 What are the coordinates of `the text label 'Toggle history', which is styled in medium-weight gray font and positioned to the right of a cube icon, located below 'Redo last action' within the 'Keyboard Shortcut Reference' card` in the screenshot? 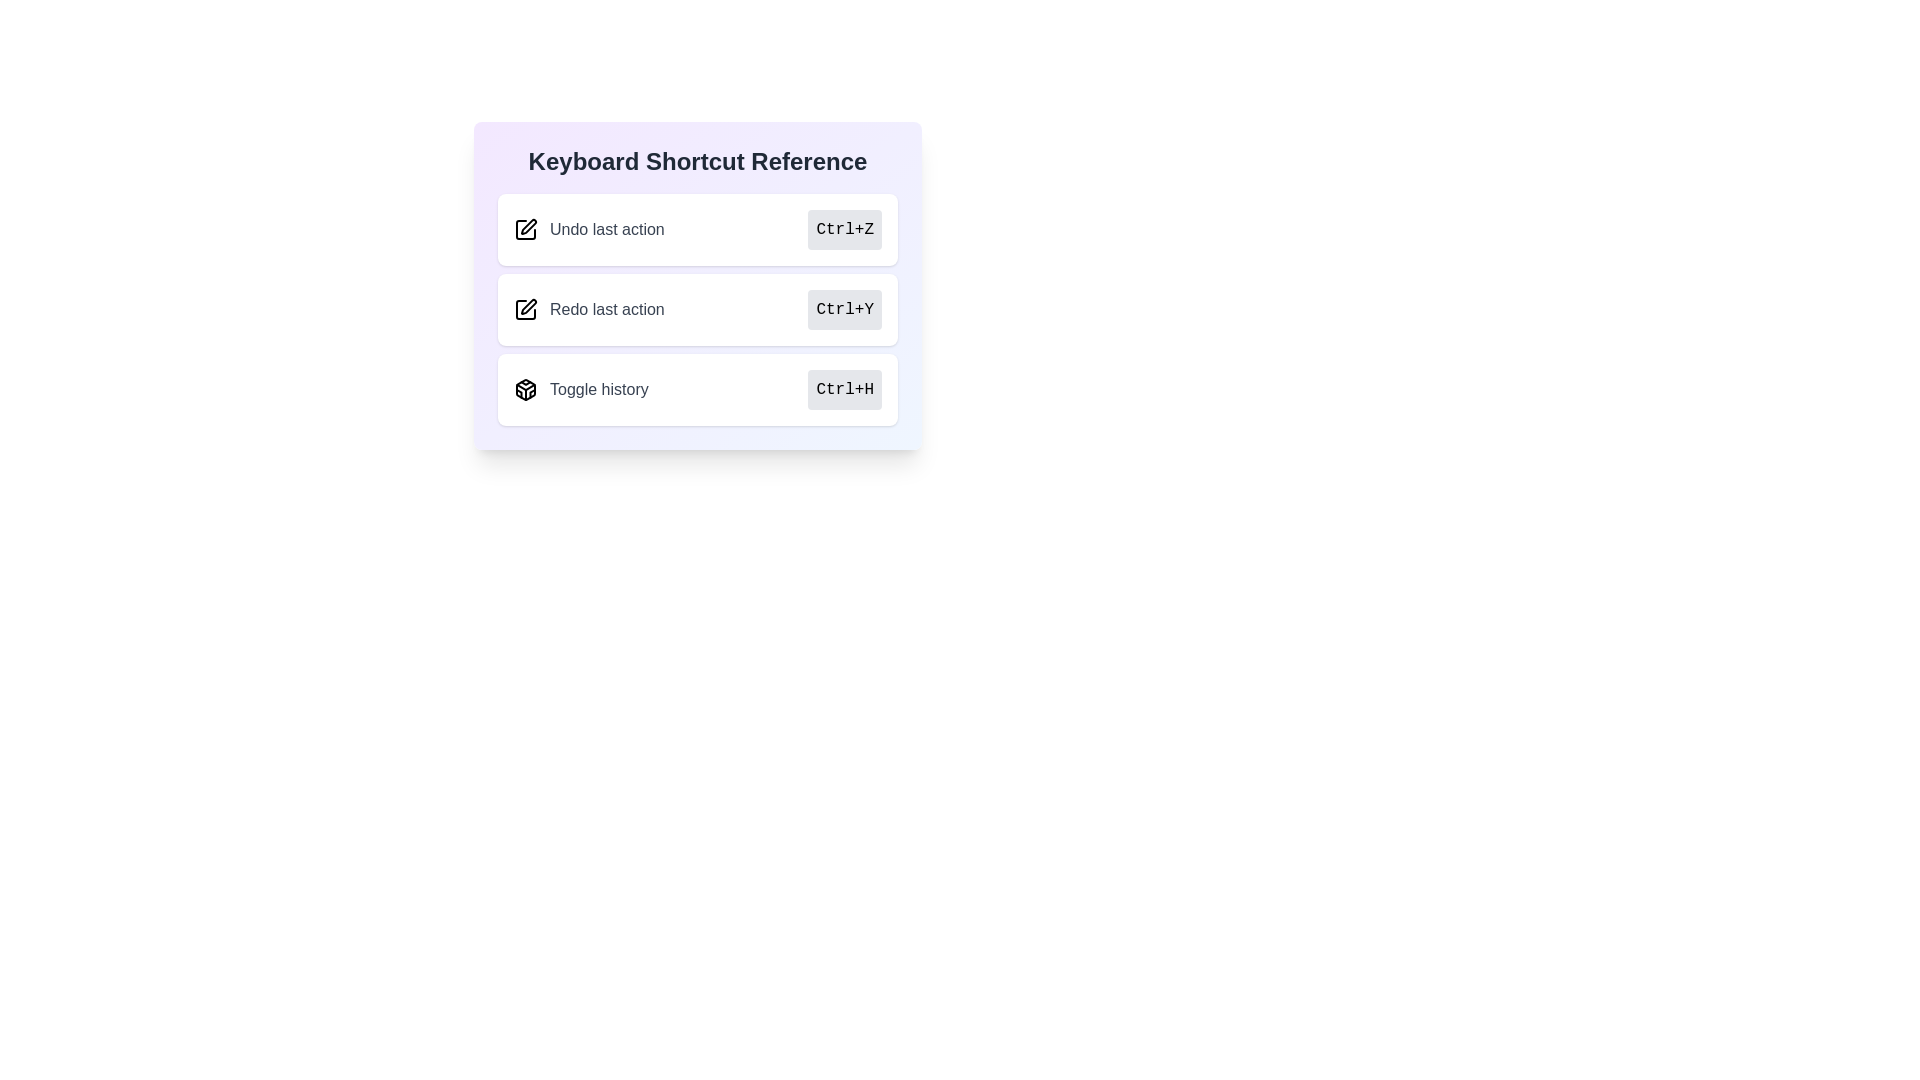 It's located at (598, 389).